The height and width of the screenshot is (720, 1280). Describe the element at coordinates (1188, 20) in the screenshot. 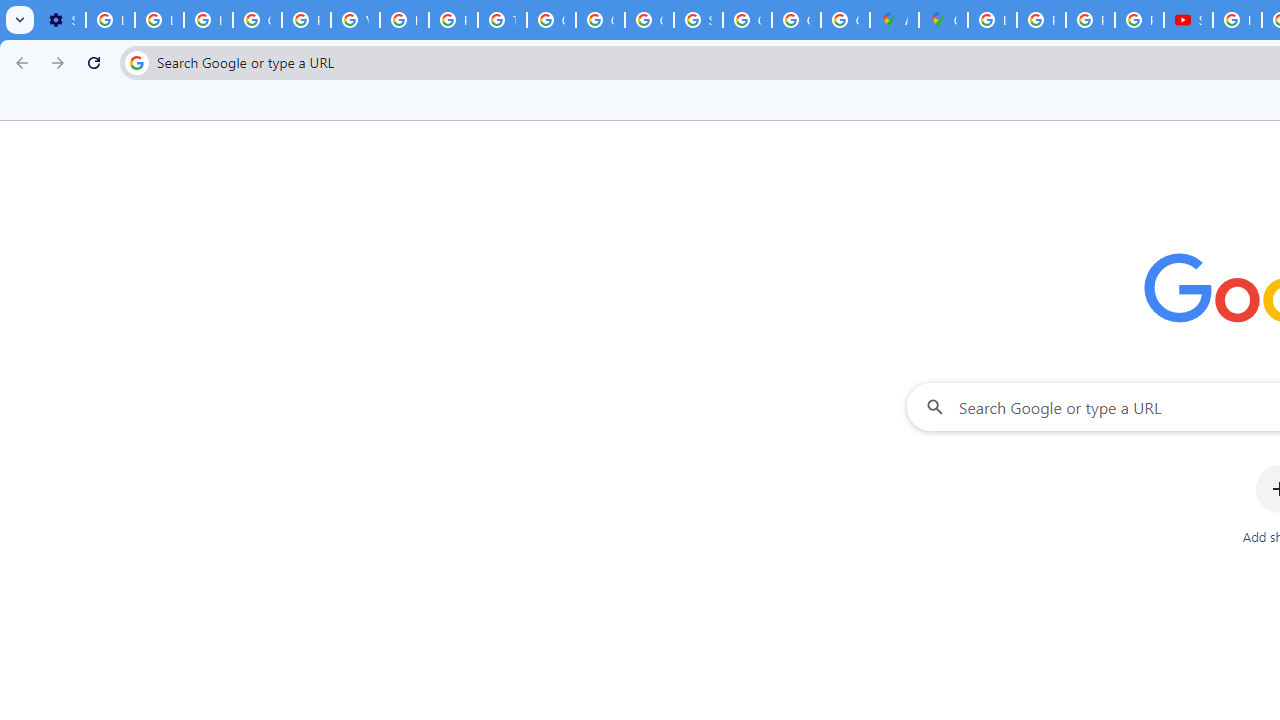

I see `'Subscriptions - YouTube'` at that location.